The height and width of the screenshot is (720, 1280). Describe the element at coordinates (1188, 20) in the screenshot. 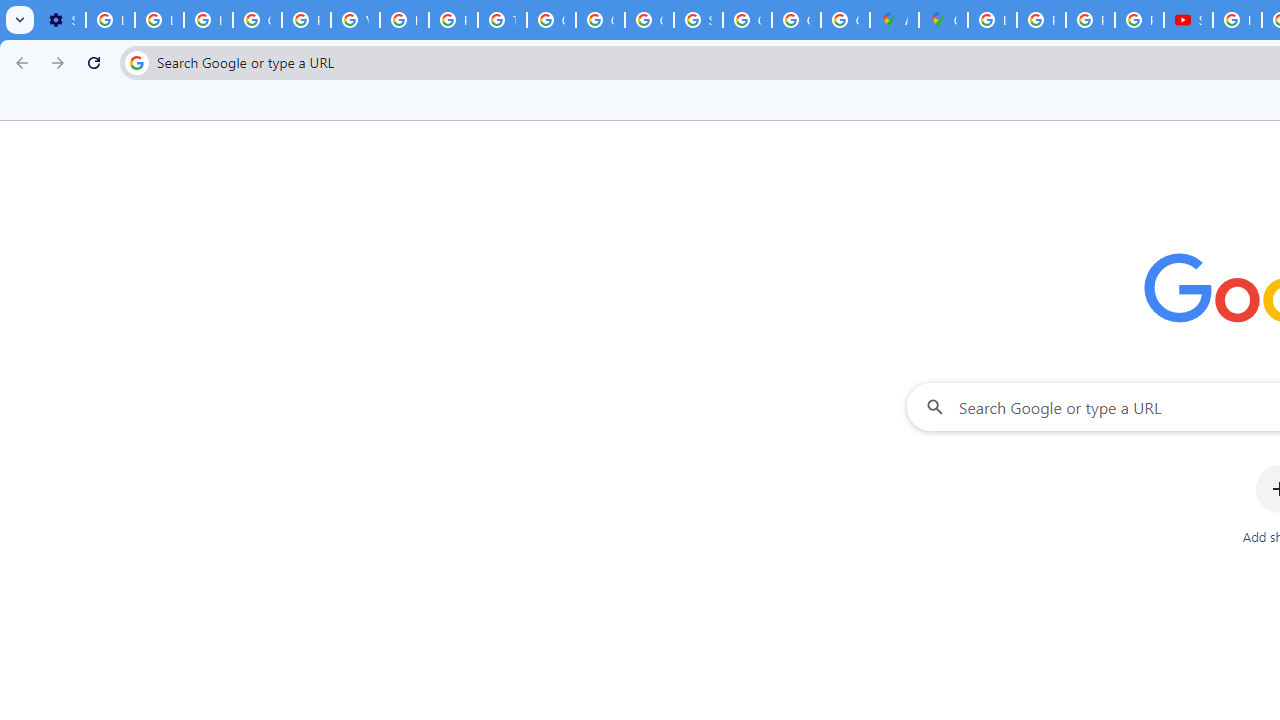

I see `'Subscriptions - YouTube'` at that location.